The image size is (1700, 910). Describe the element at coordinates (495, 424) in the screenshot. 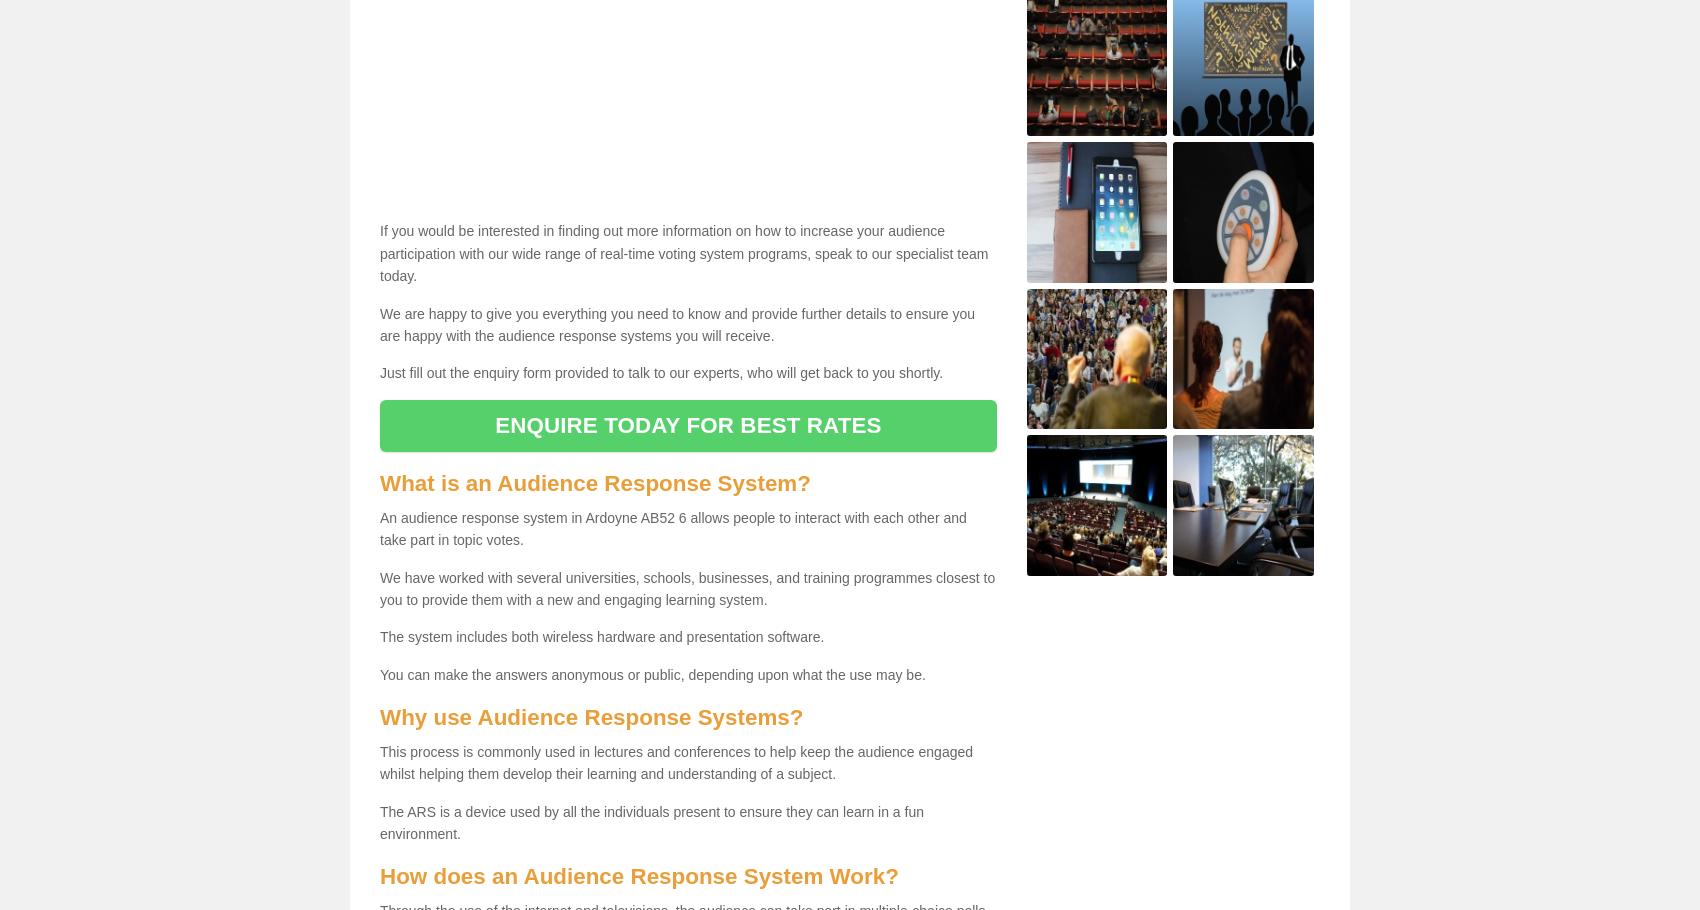

I see `'ENQUIRE TODAY FOR BEST RATES'` at that location.